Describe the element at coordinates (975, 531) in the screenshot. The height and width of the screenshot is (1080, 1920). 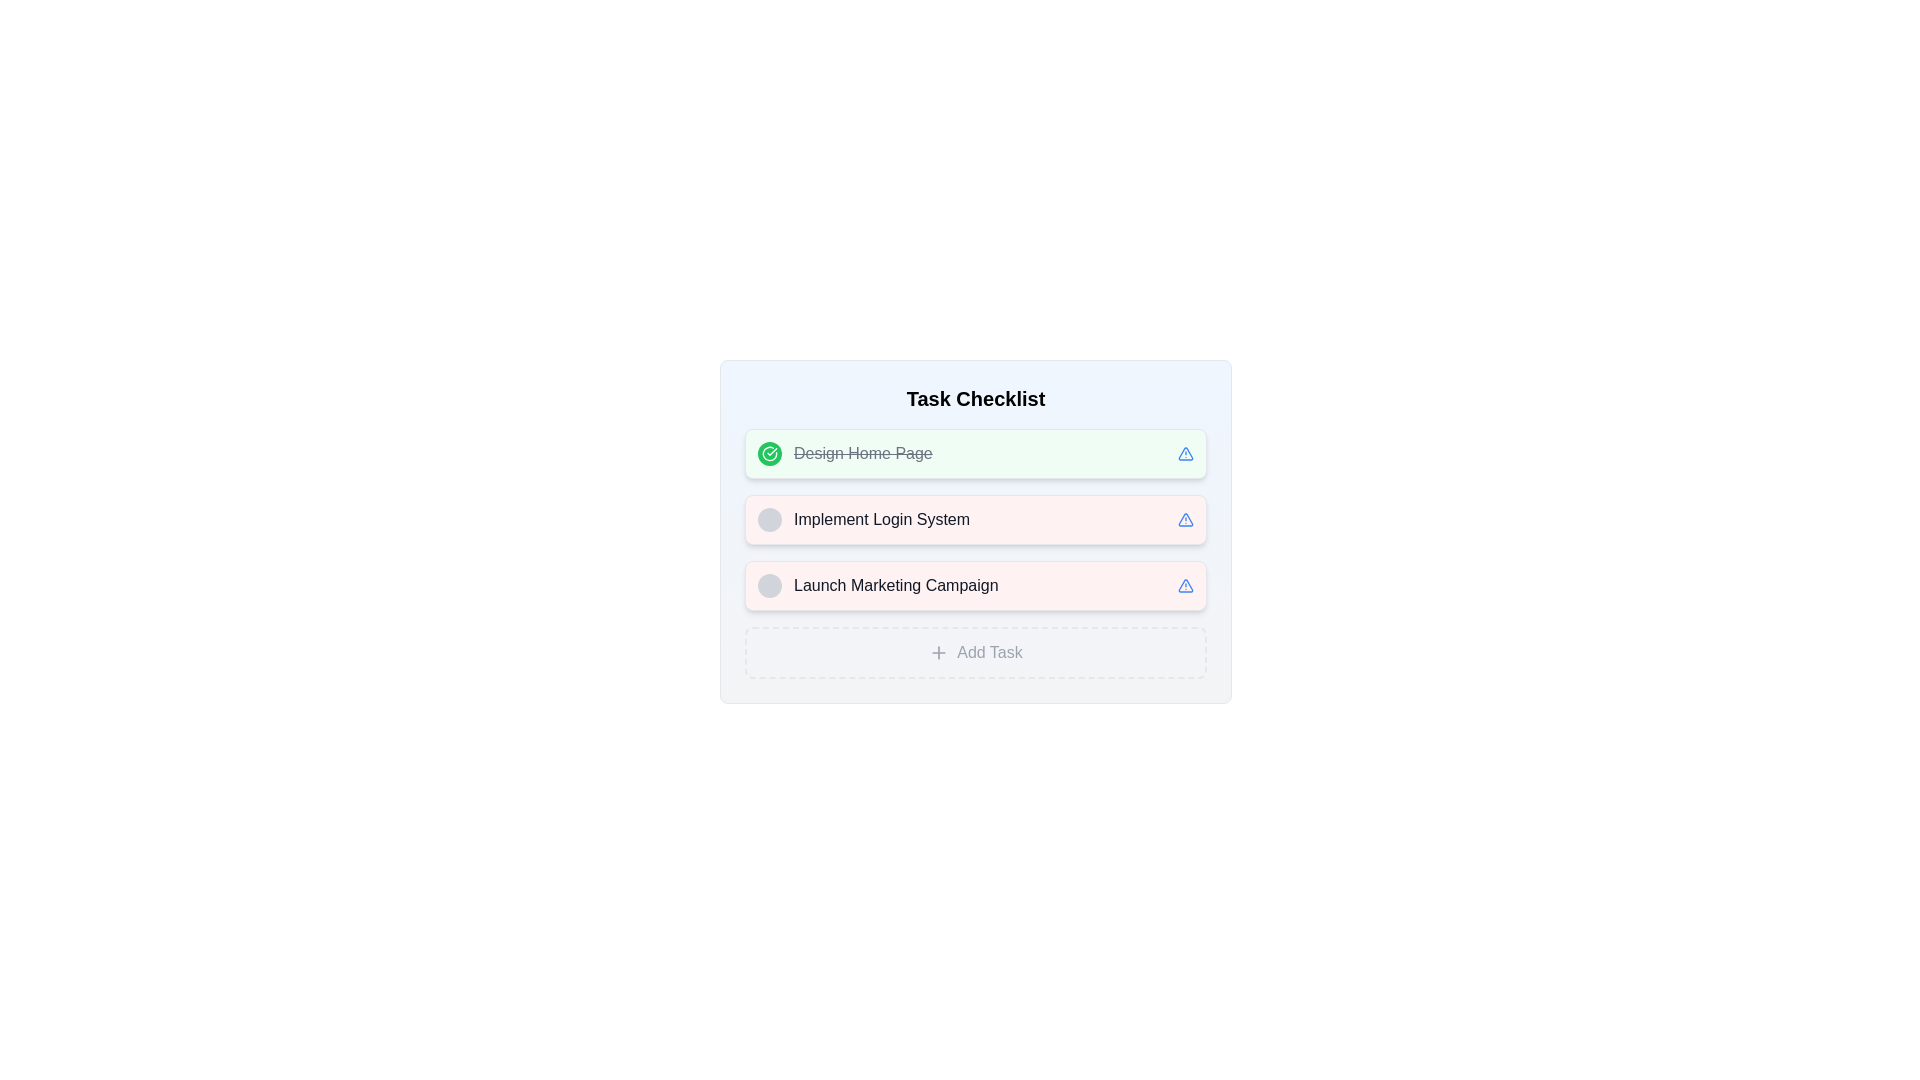
I see `the task item in the checklist interface, which is positioned in the second slot` at that location.